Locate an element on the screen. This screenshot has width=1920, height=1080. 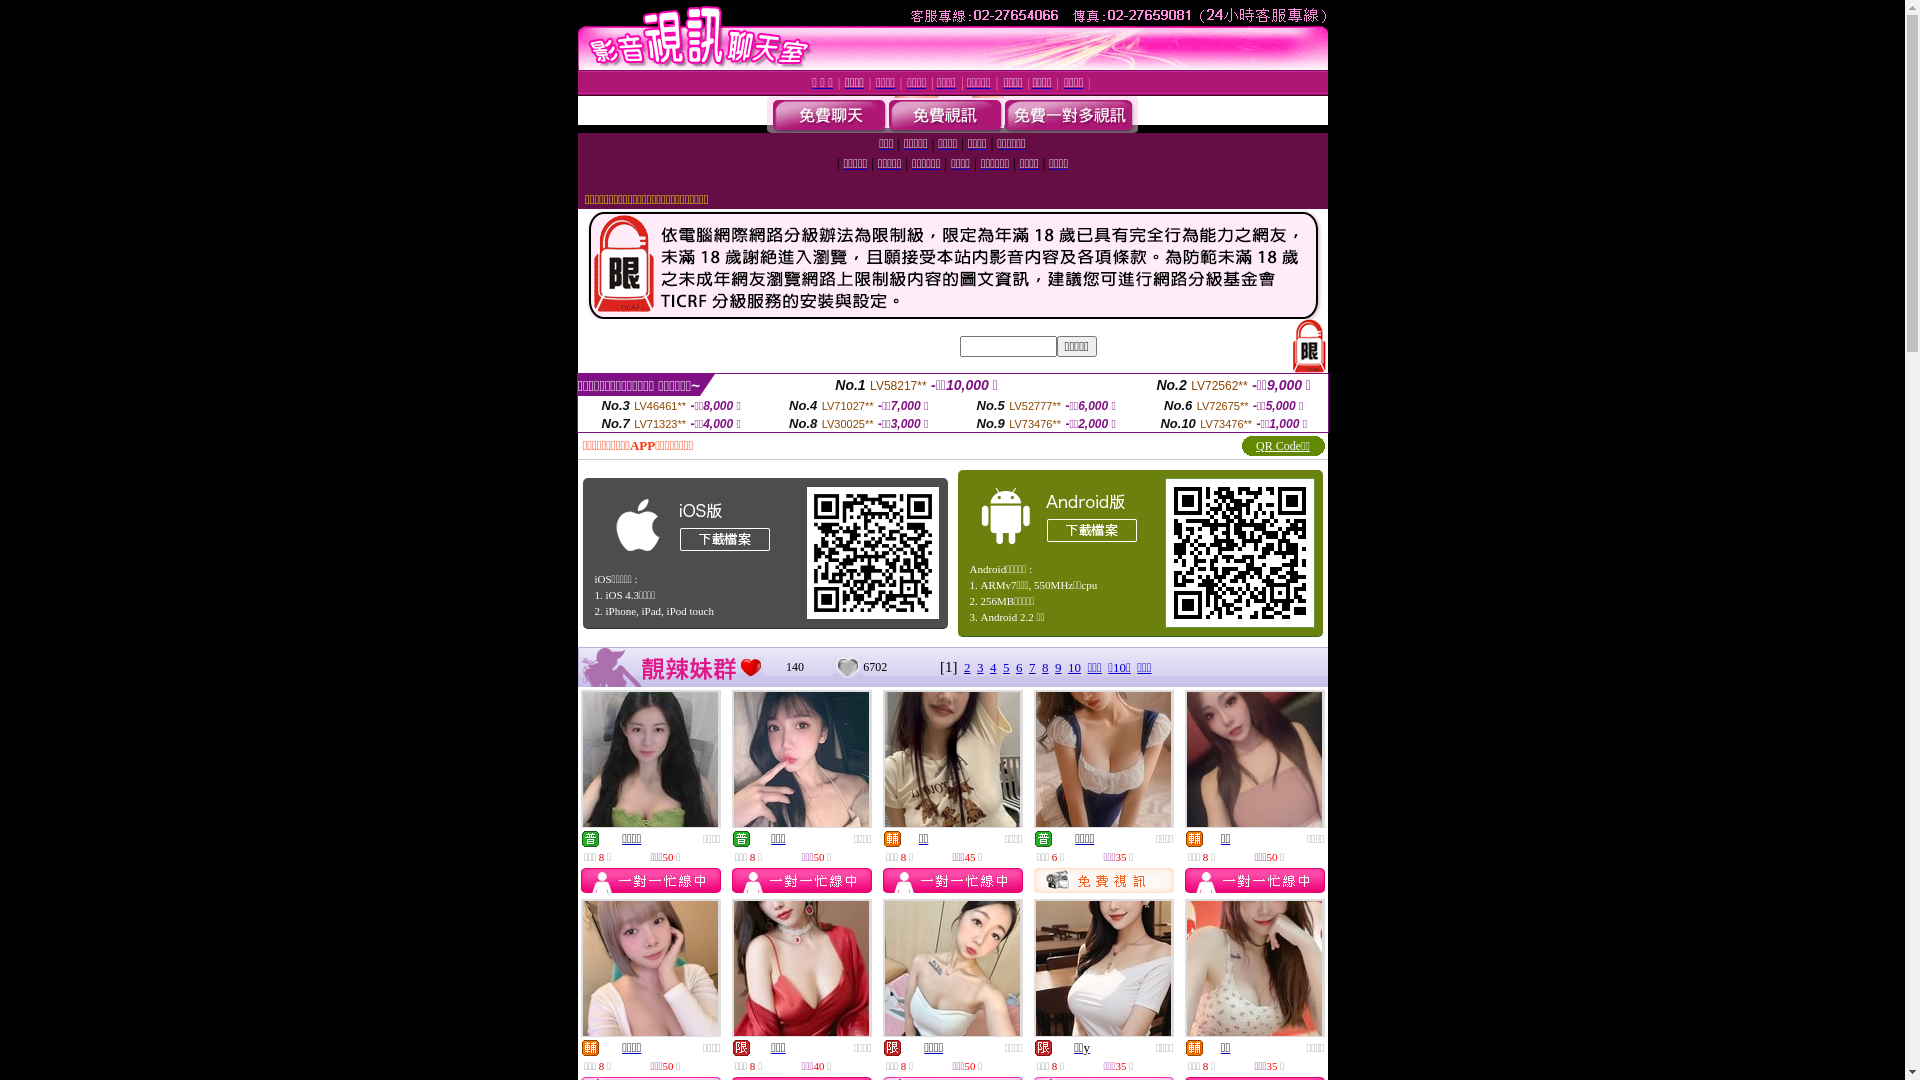
'6' is located at coordinates (1019, 667).